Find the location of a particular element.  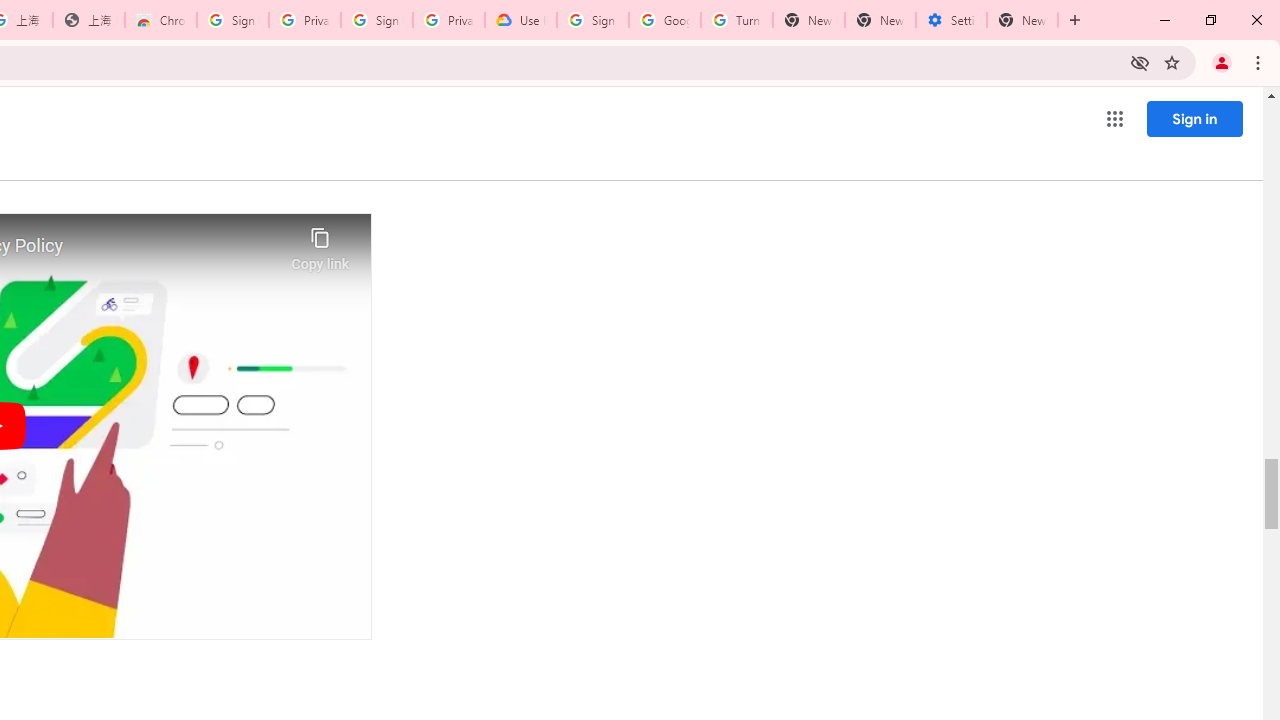

'Sign in - Google Accounts' is located at coordinates (232, 20).